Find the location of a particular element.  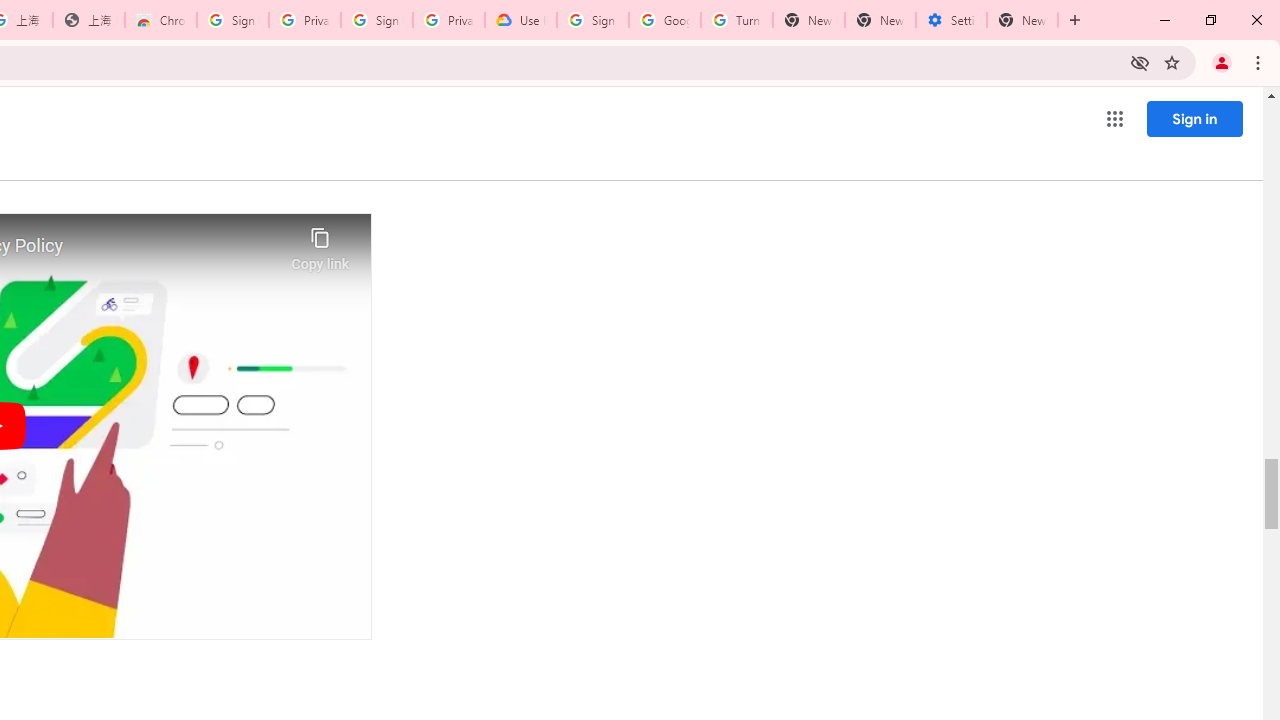

'Sign in - Google Accounts' is located at coordinates (232, 20).